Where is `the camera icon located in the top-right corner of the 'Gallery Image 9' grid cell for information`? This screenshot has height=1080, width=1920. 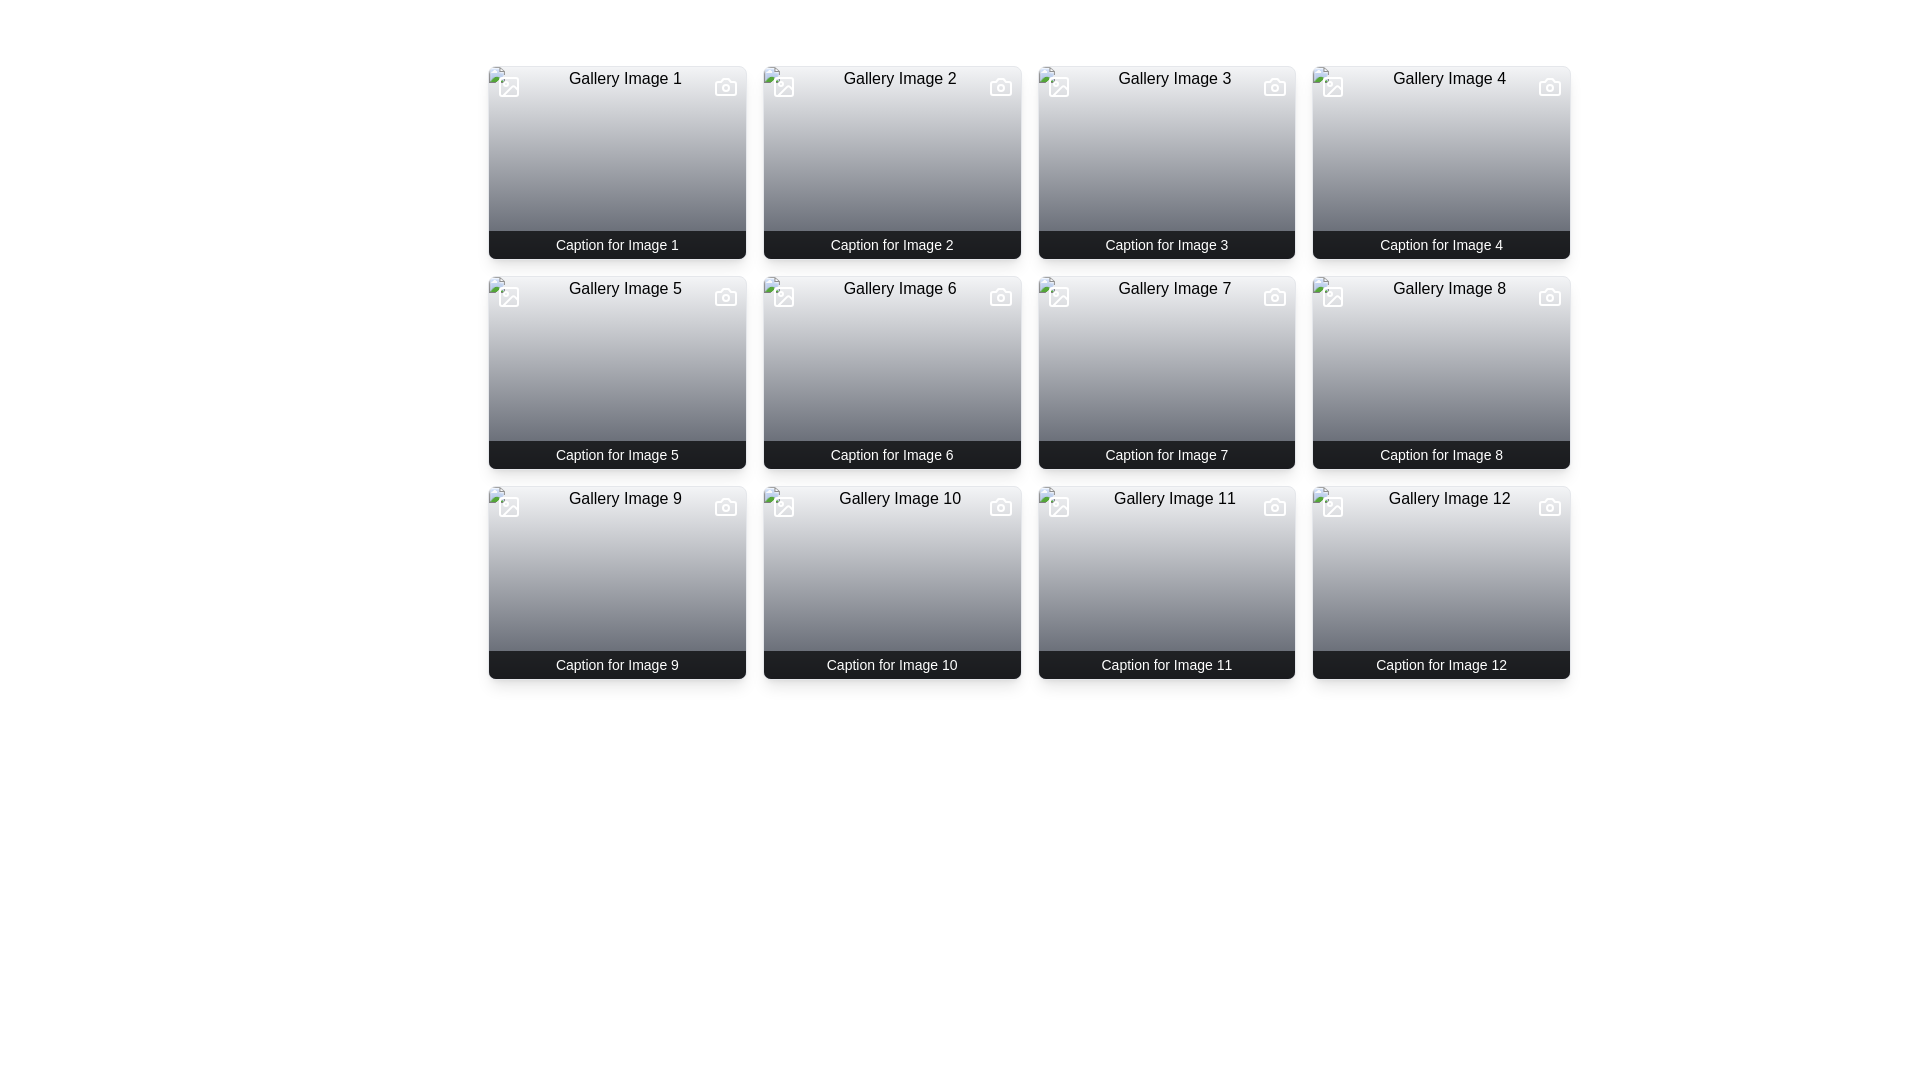
the camera icon located in the top-right corner of the 'Gallery Image 9' grid cell for information is located at coordinates (724, 505).